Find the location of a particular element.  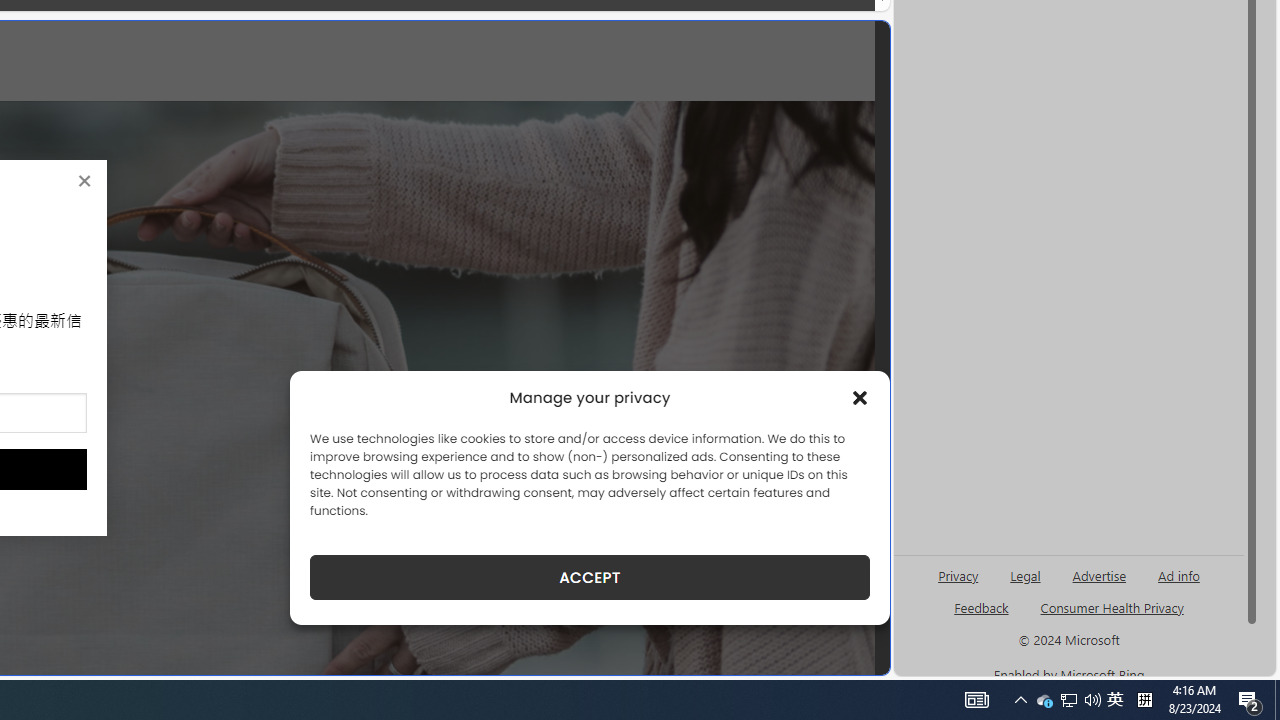

'AutomationID: sb_feedback' is located at coordinates (981, 606).